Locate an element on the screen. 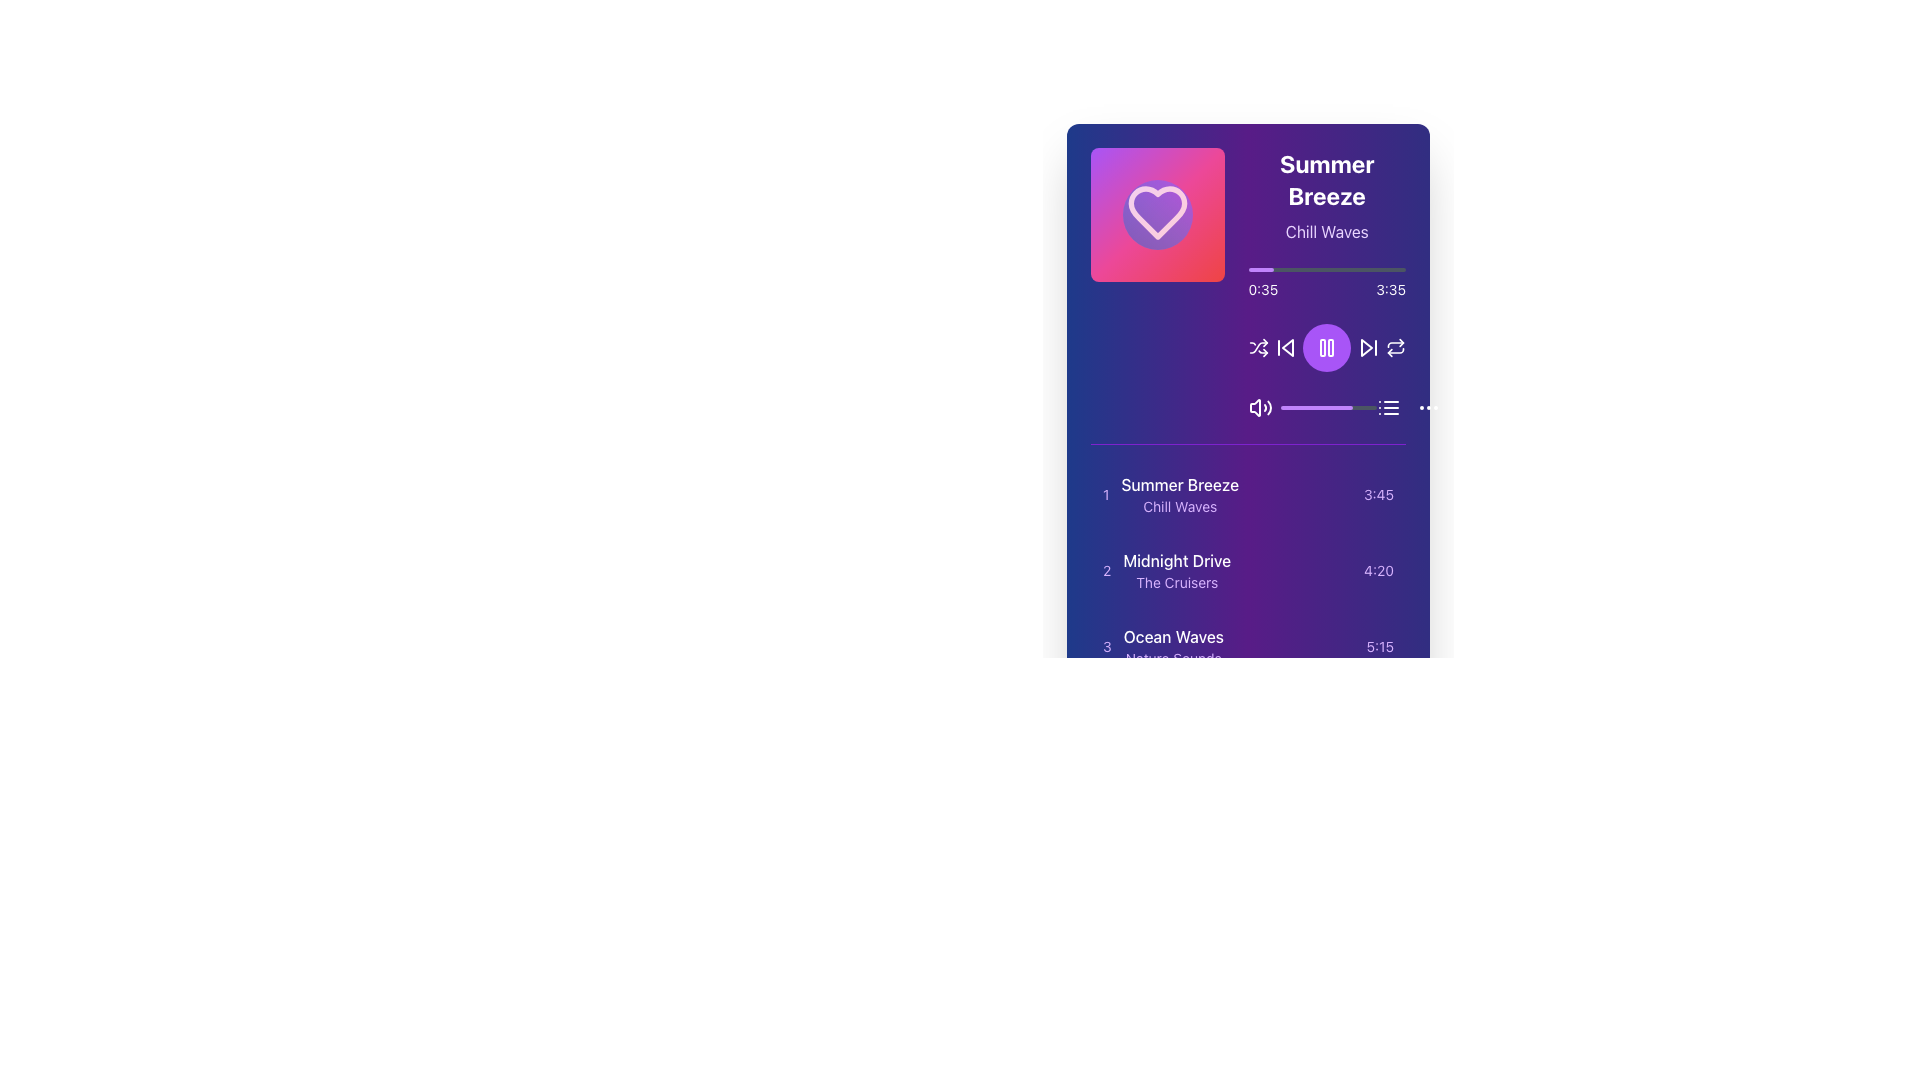  the first selectable playlist item located beneath the player controls to initiate playback of the respective track is located at coordinates (1247, 494).